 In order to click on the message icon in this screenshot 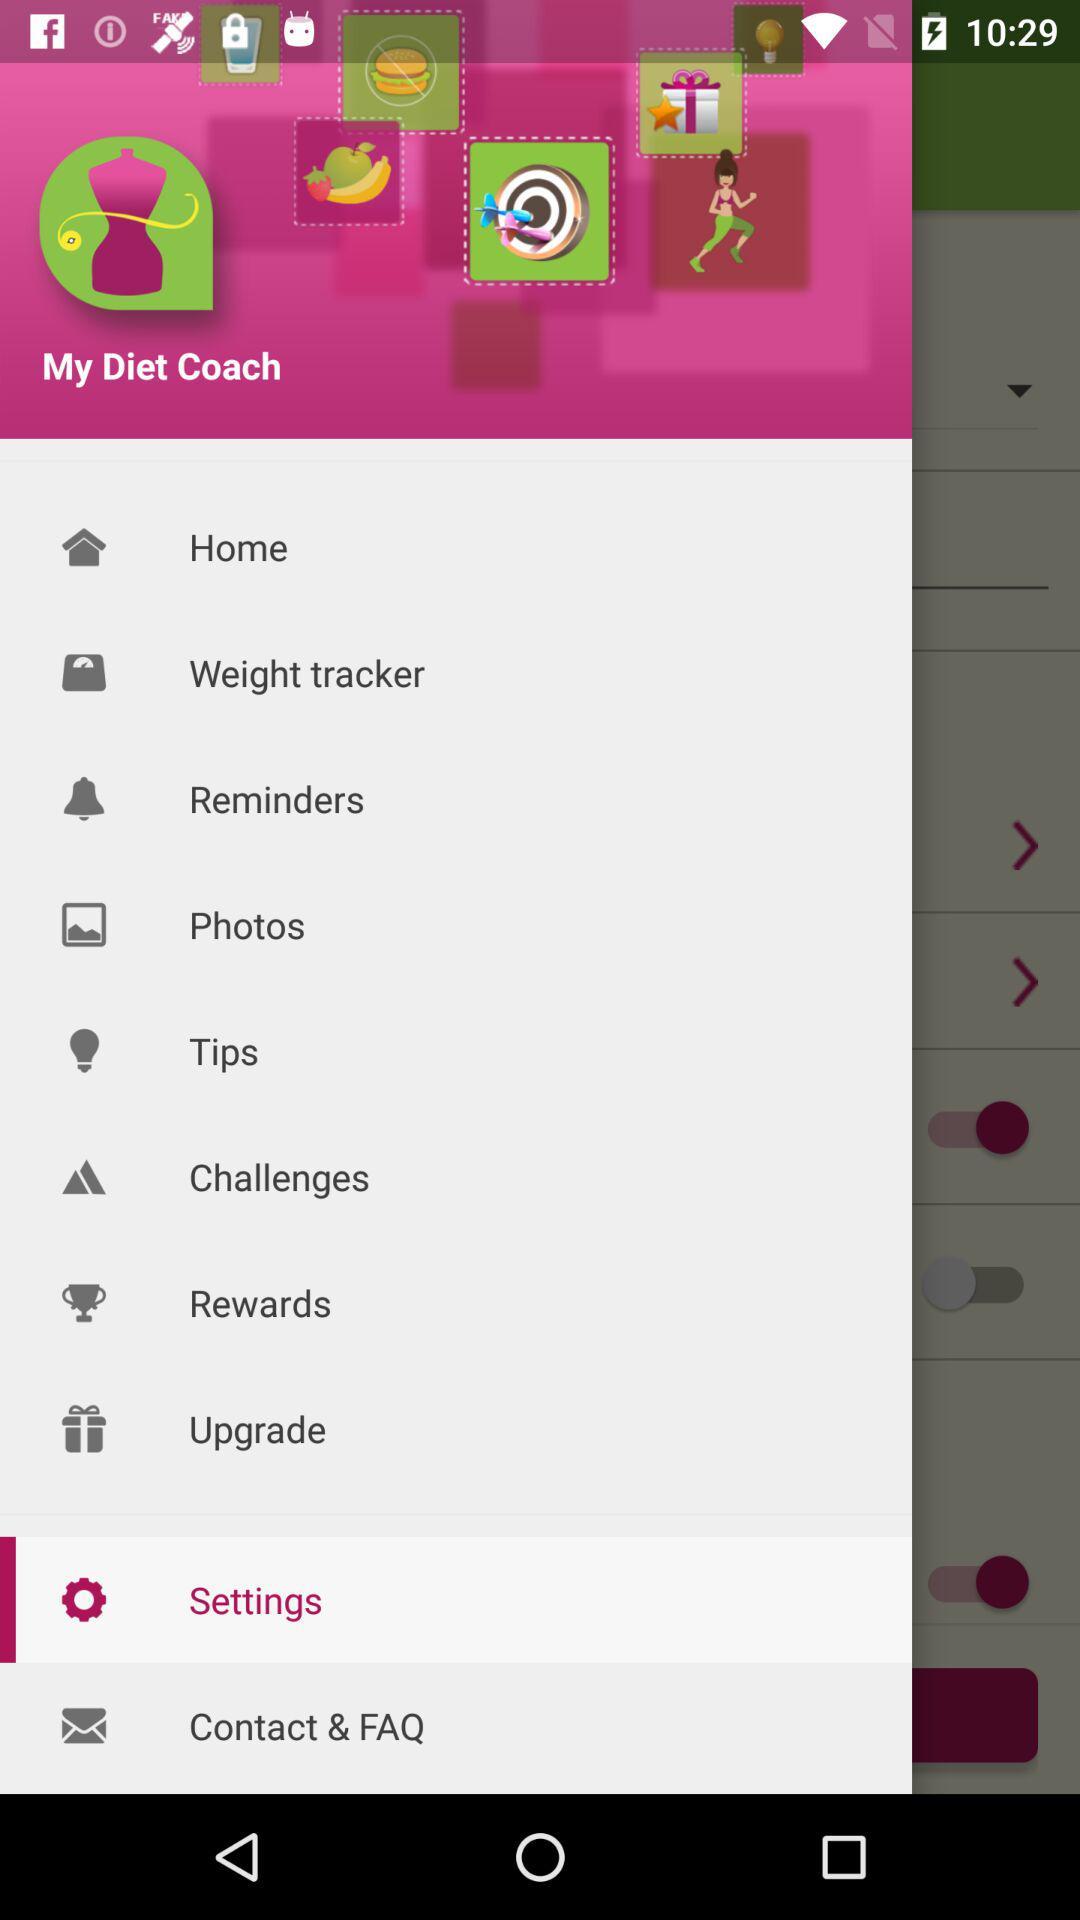, I will do `click(83, 1725)`.